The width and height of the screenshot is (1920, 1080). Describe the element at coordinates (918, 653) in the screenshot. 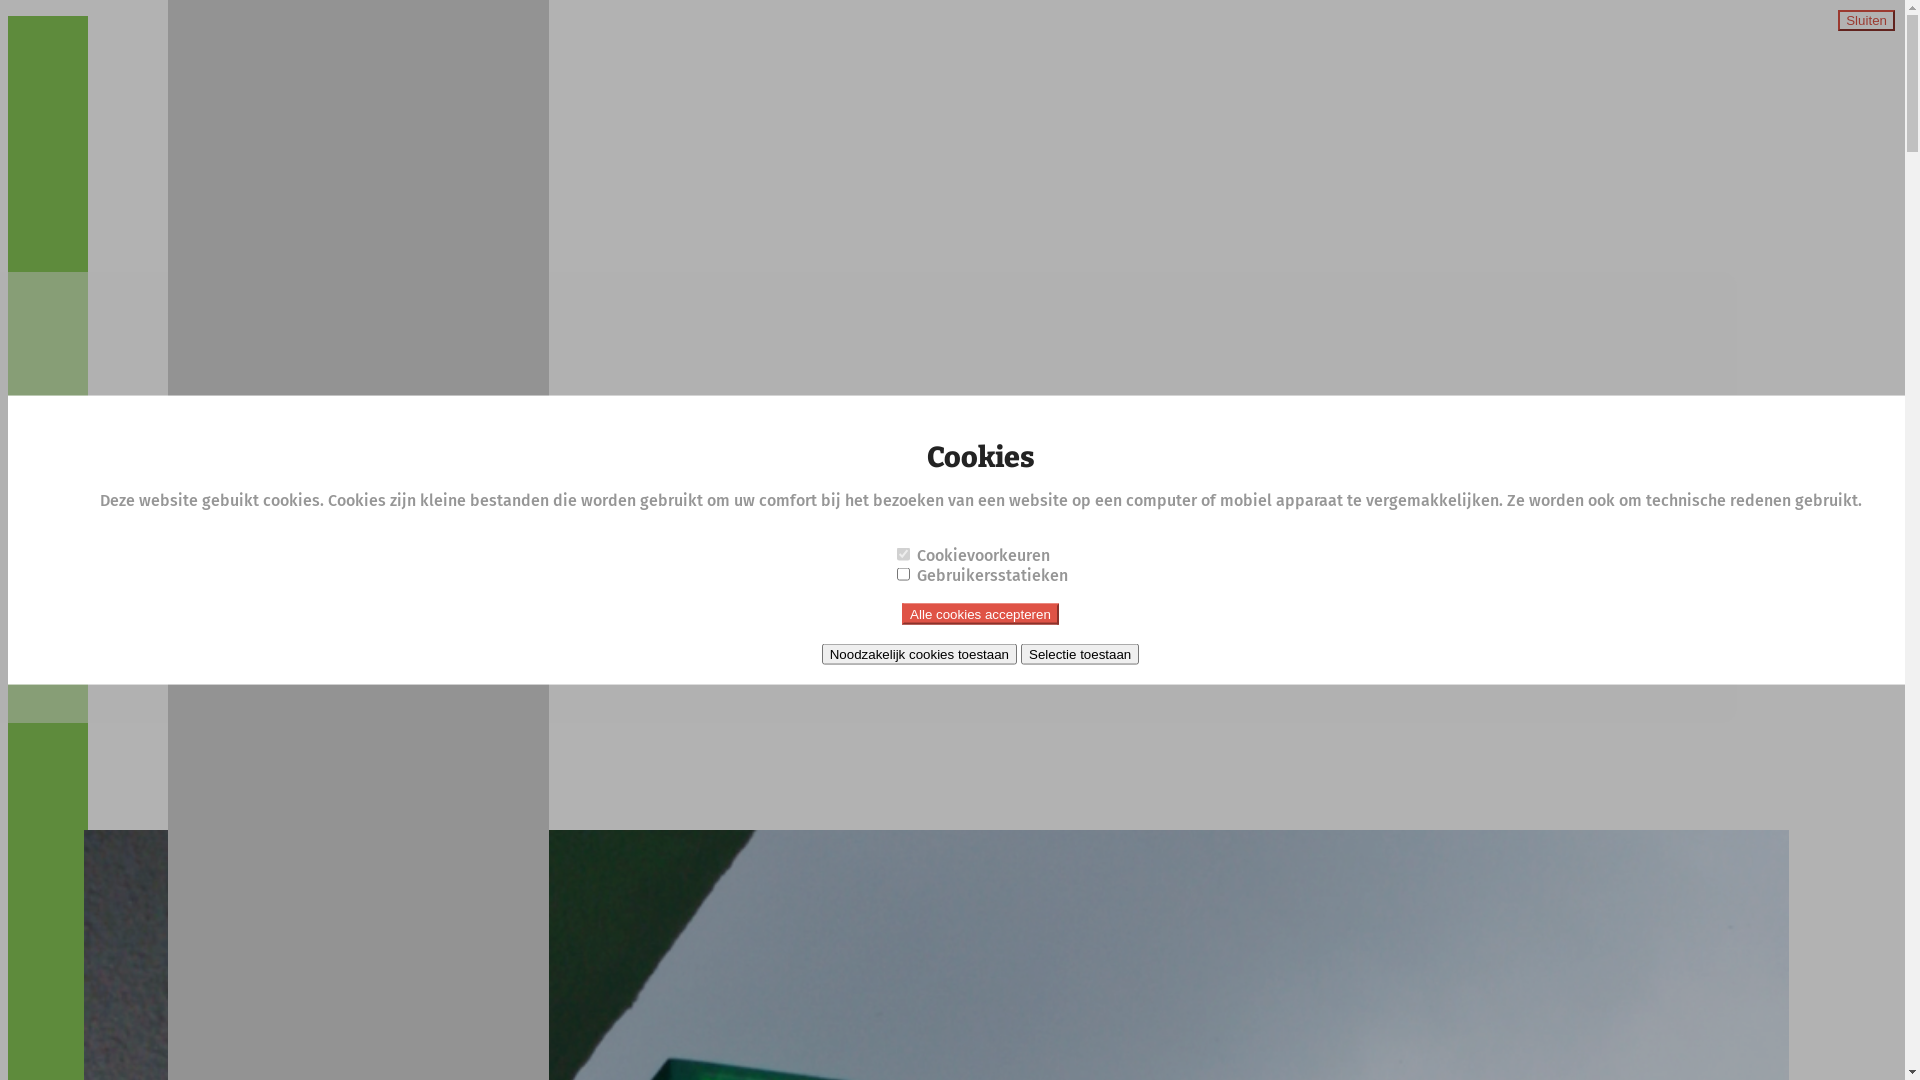

I see `'Noodzakelijk cookies toestaan'` at that location.